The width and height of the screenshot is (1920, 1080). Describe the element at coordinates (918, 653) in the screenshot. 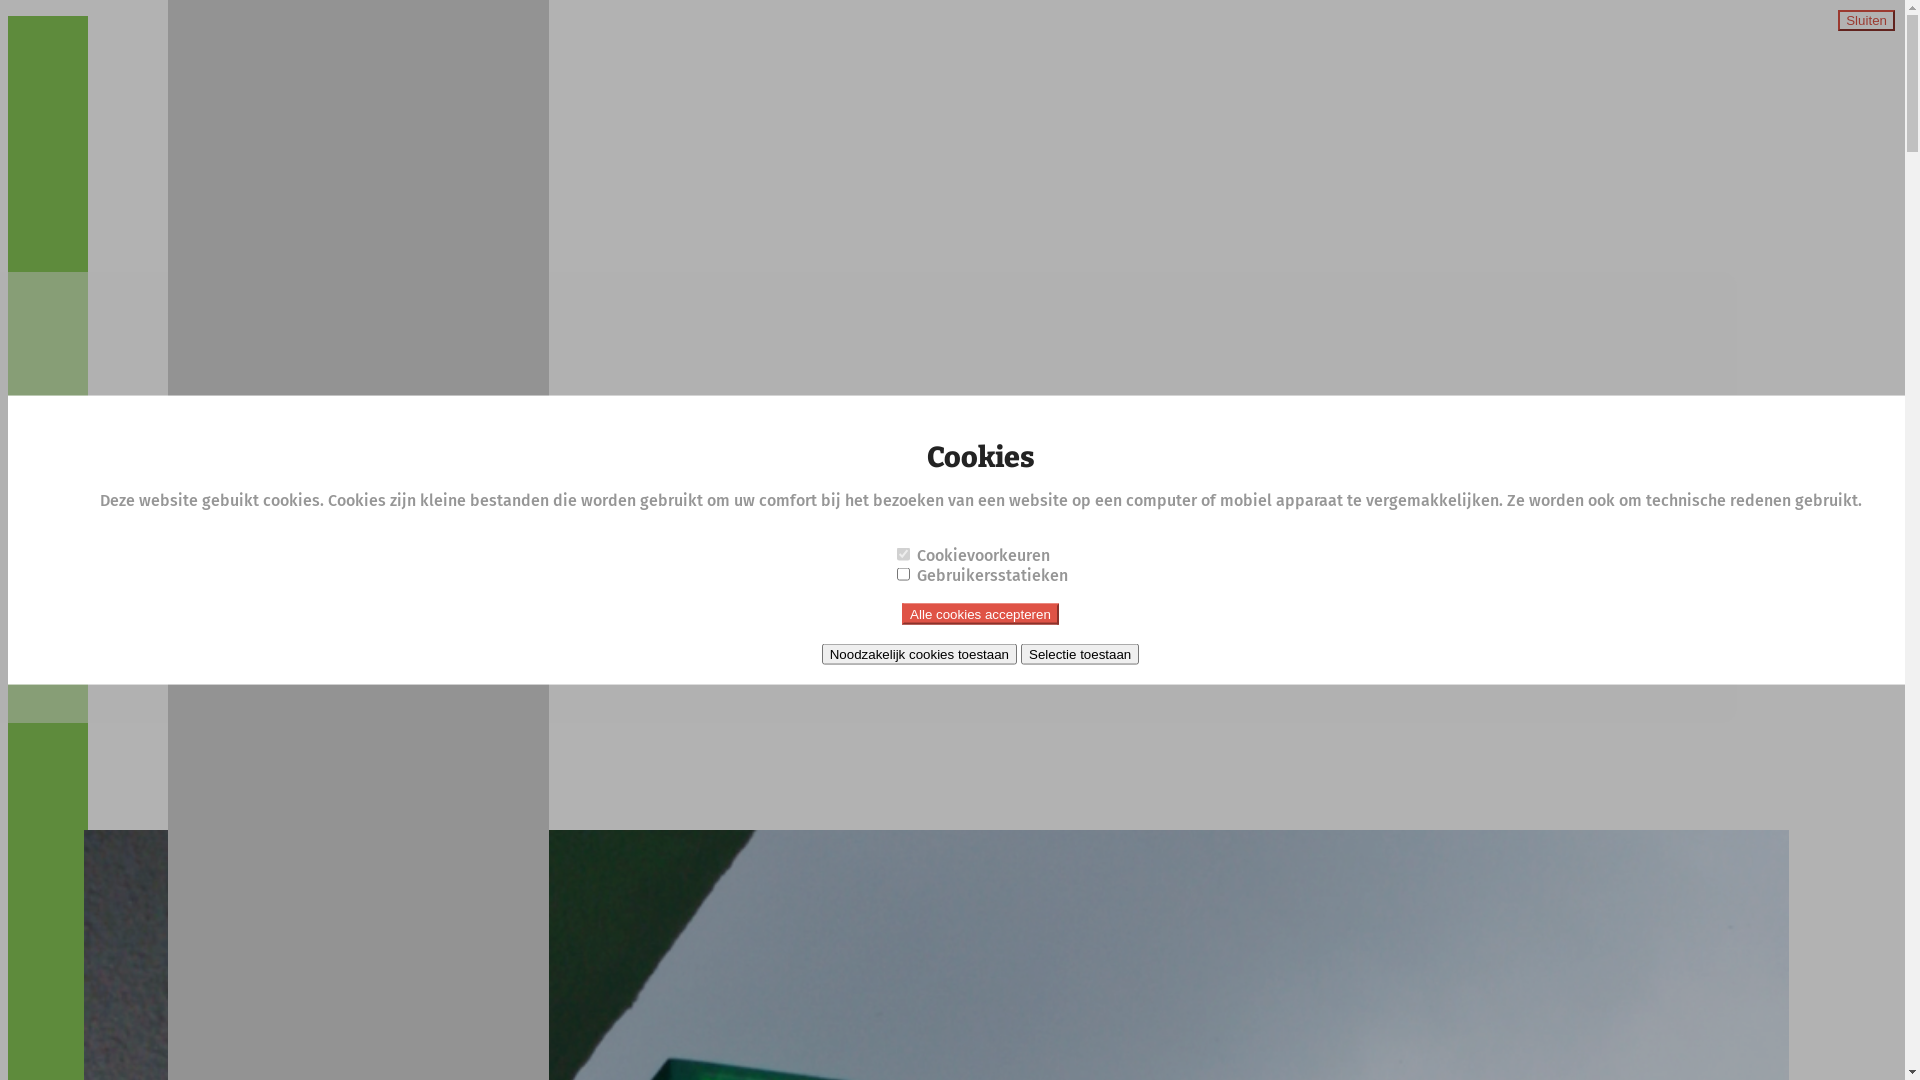

I see `'Noodzakelijk cookies toestaan'` at that location.